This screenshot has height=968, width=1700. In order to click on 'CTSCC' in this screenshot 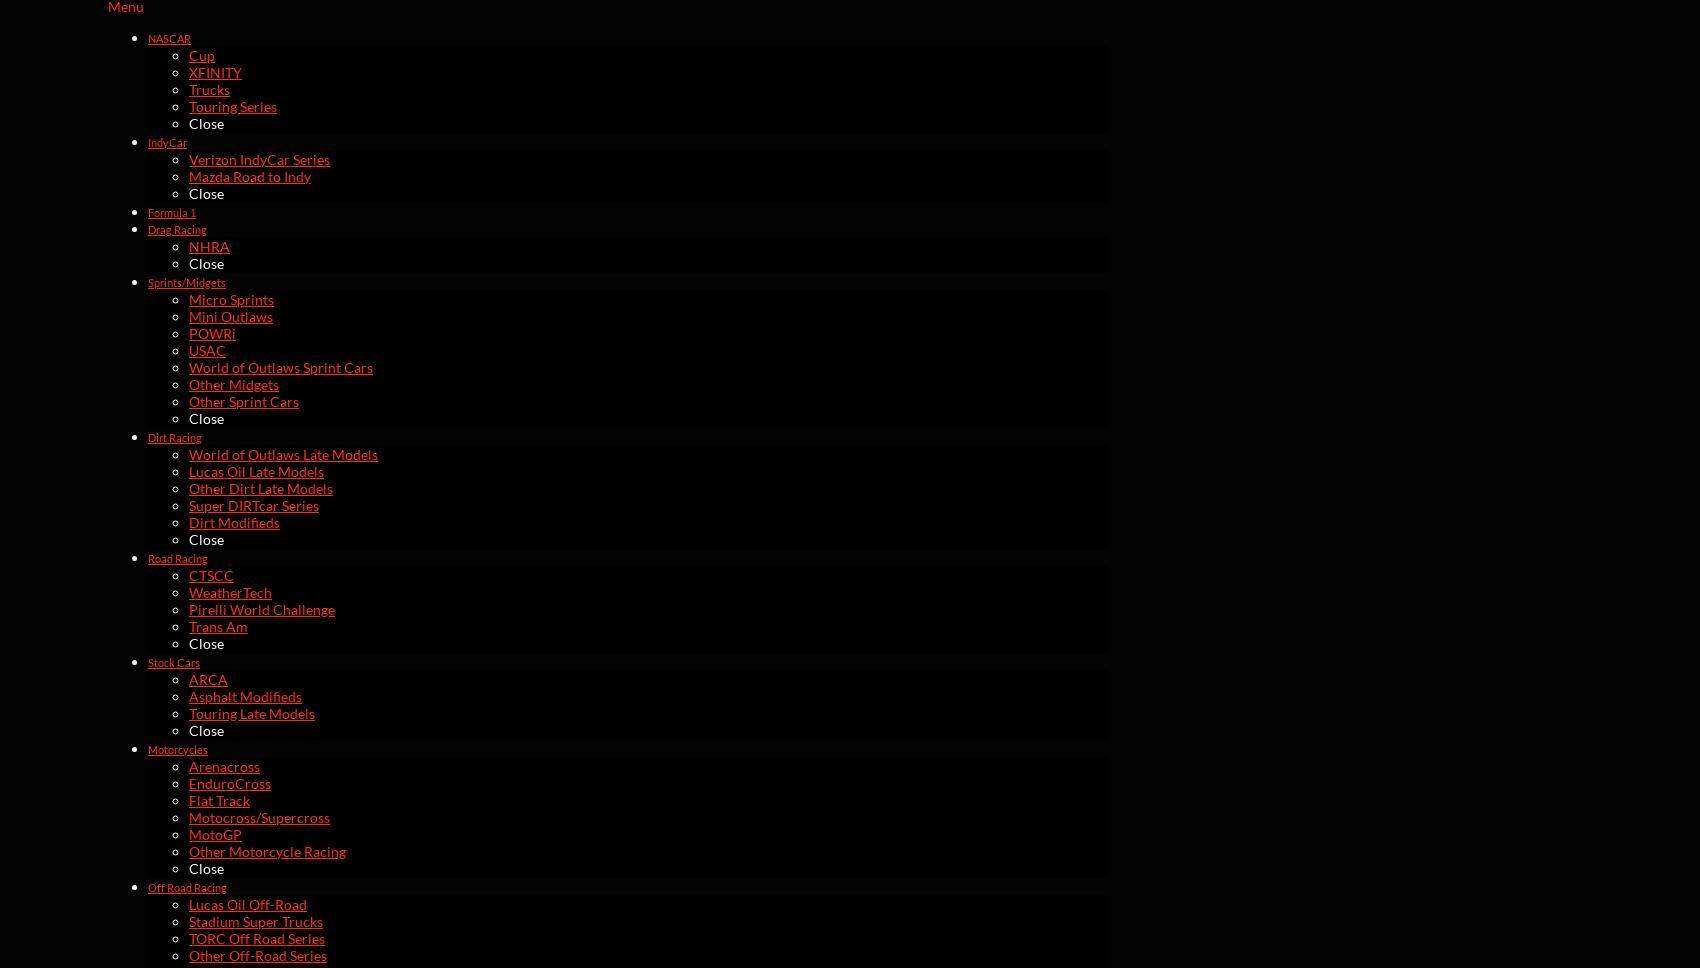, I will do `click(210, 574)`.